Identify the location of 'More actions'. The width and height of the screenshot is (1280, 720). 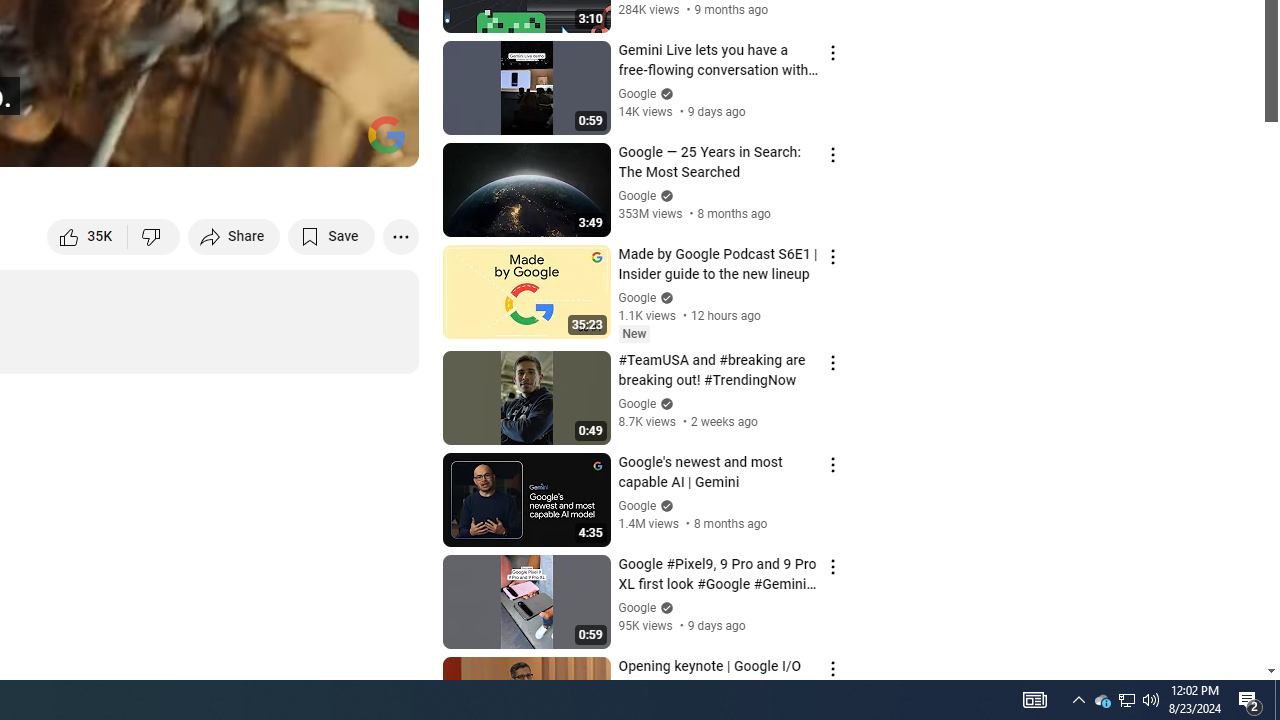
(400, 235).